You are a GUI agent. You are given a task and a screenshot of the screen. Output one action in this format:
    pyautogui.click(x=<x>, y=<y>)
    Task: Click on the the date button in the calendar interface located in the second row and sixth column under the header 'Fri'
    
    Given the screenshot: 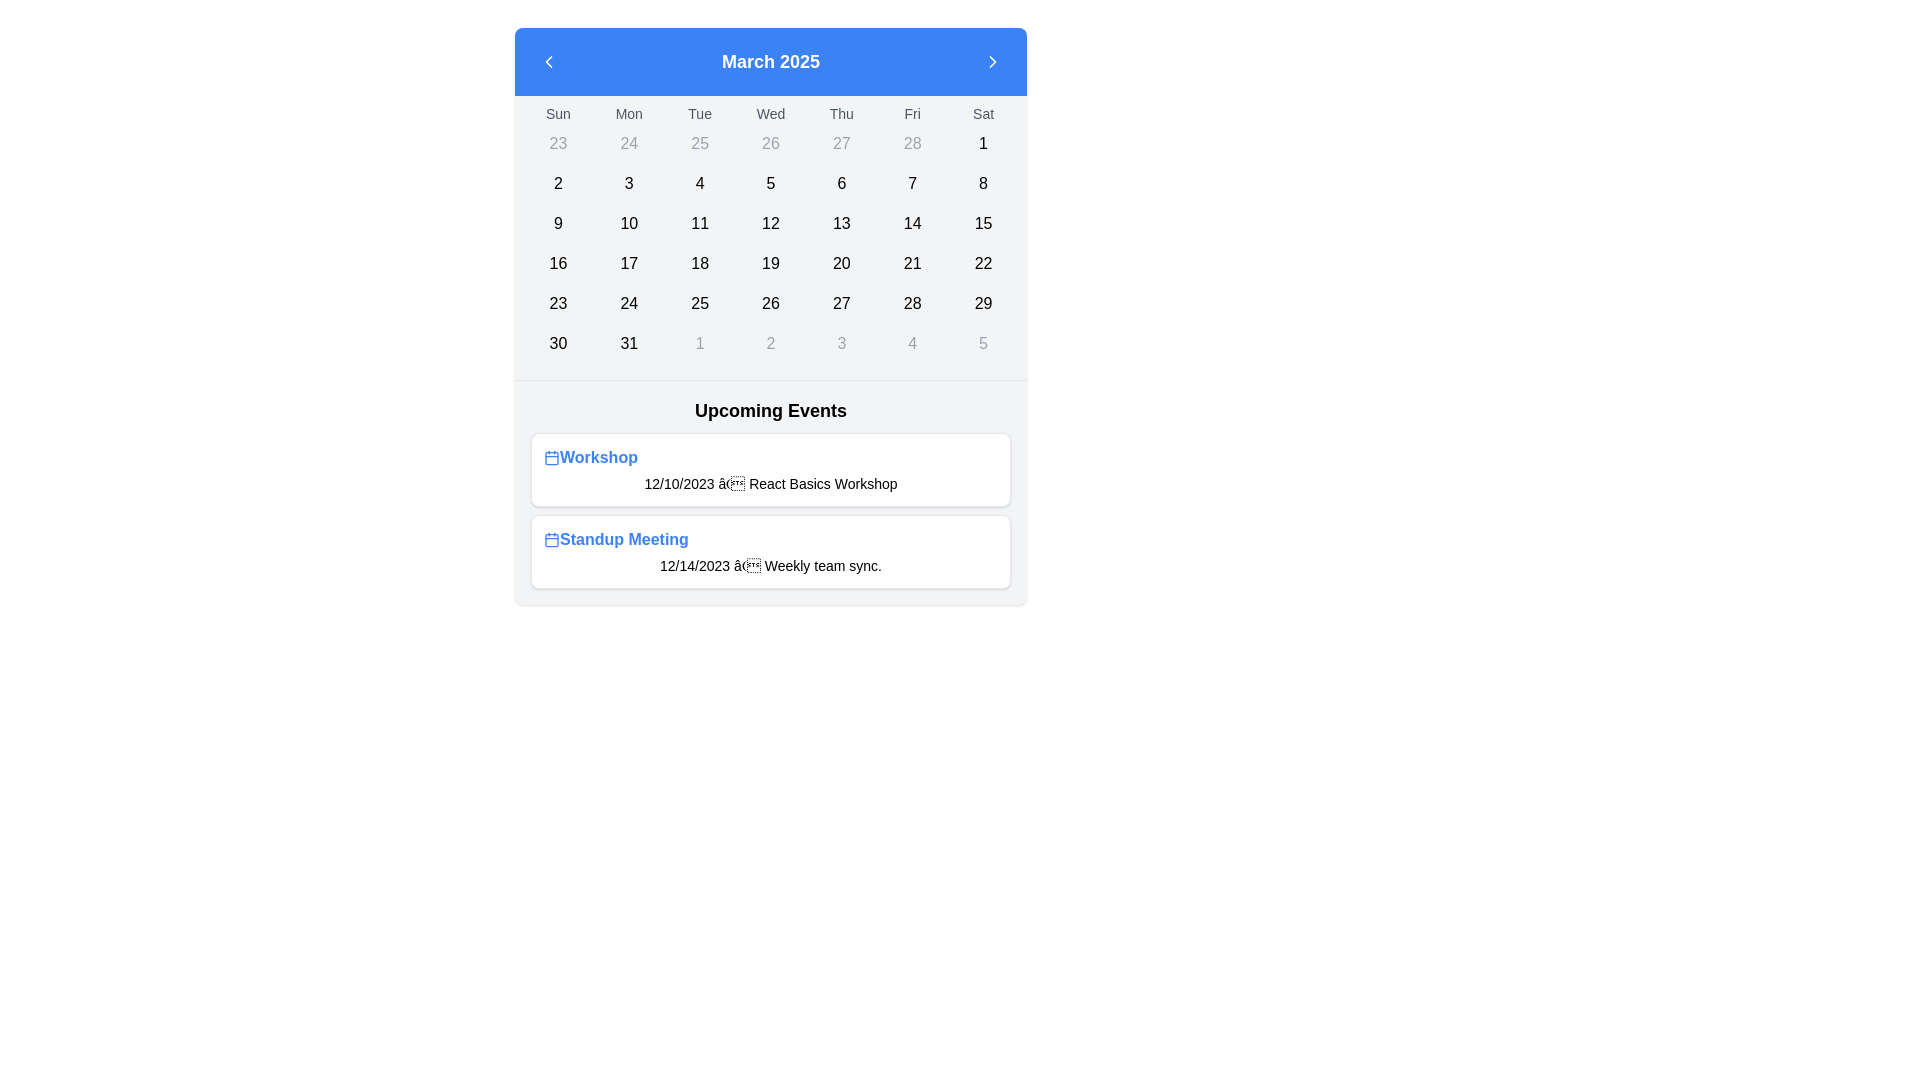 What is the action you would take?
    pyautogui.click(x=911, y=184)
    